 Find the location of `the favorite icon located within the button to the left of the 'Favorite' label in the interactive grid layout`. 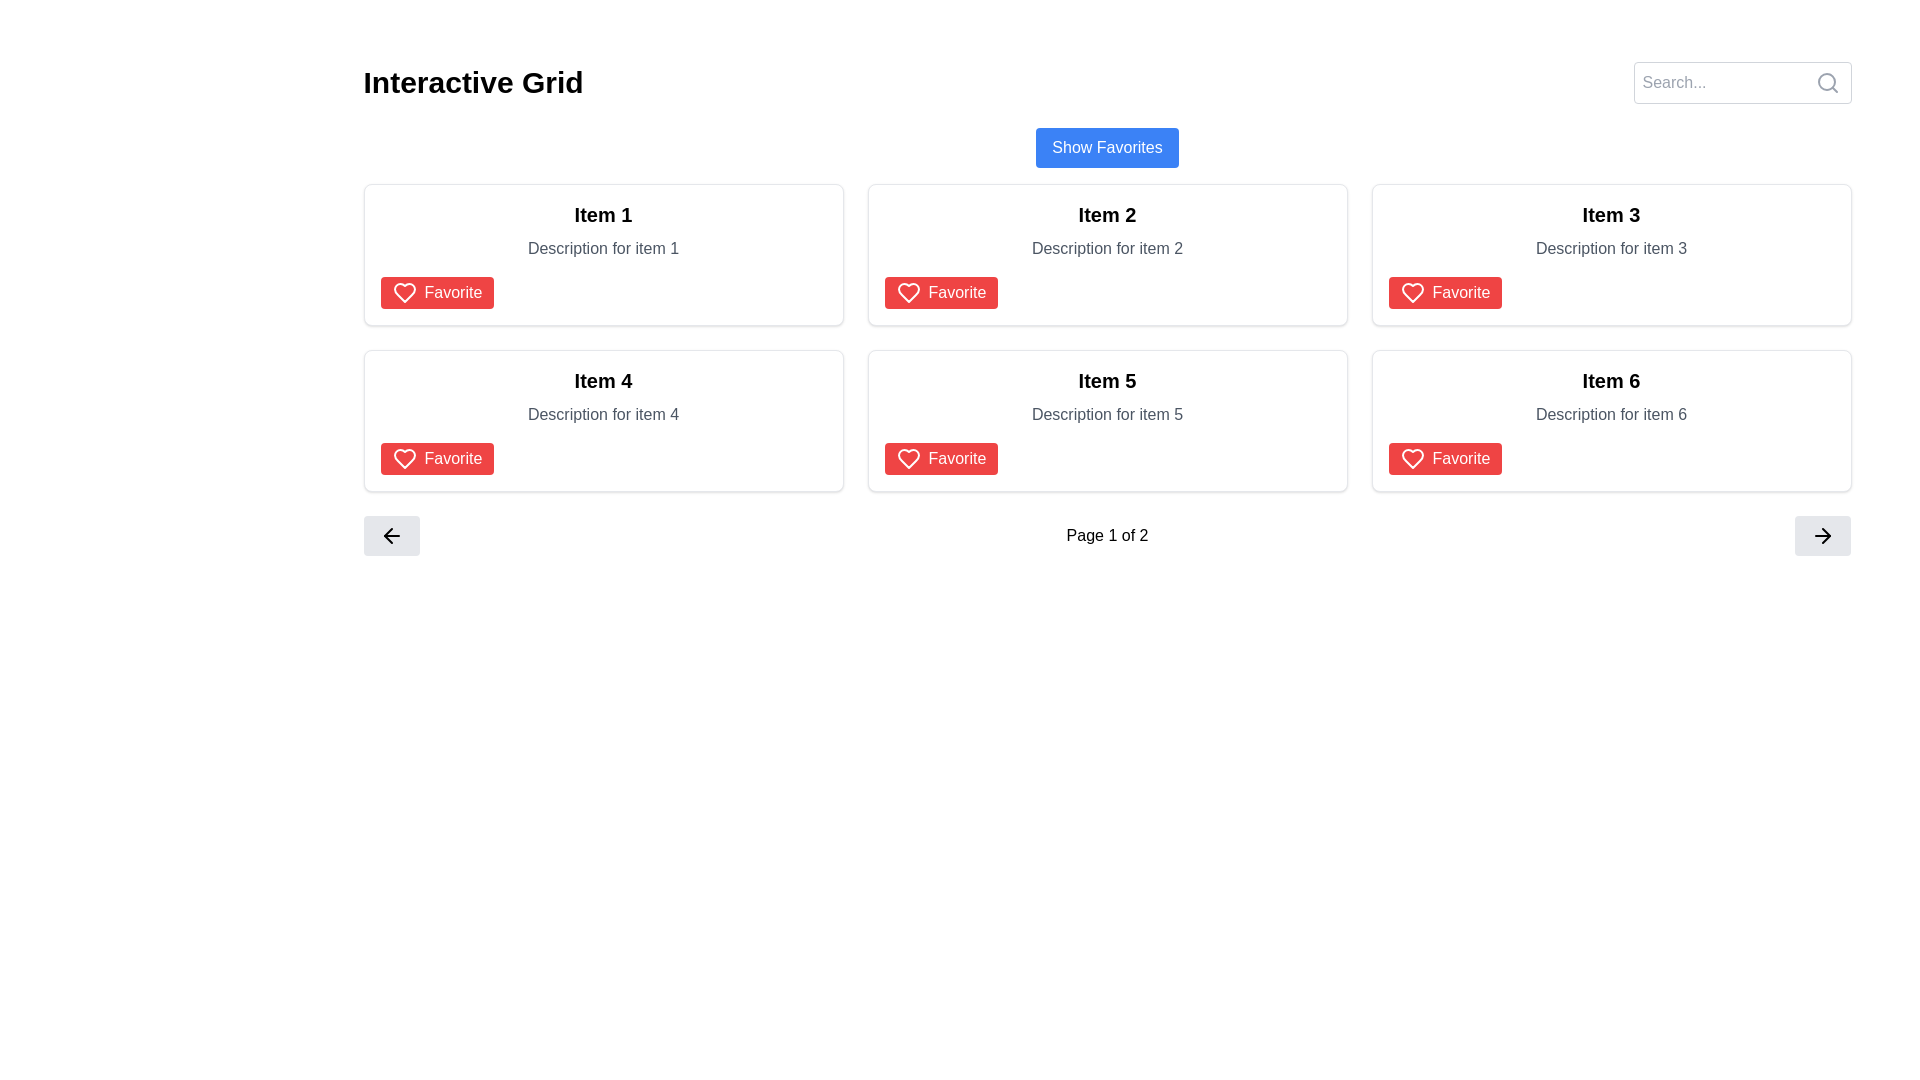

the favorite icon located within the button to the left of the 'Favorite' label in the interactive grid layout is located at coordinates (1411, 293).